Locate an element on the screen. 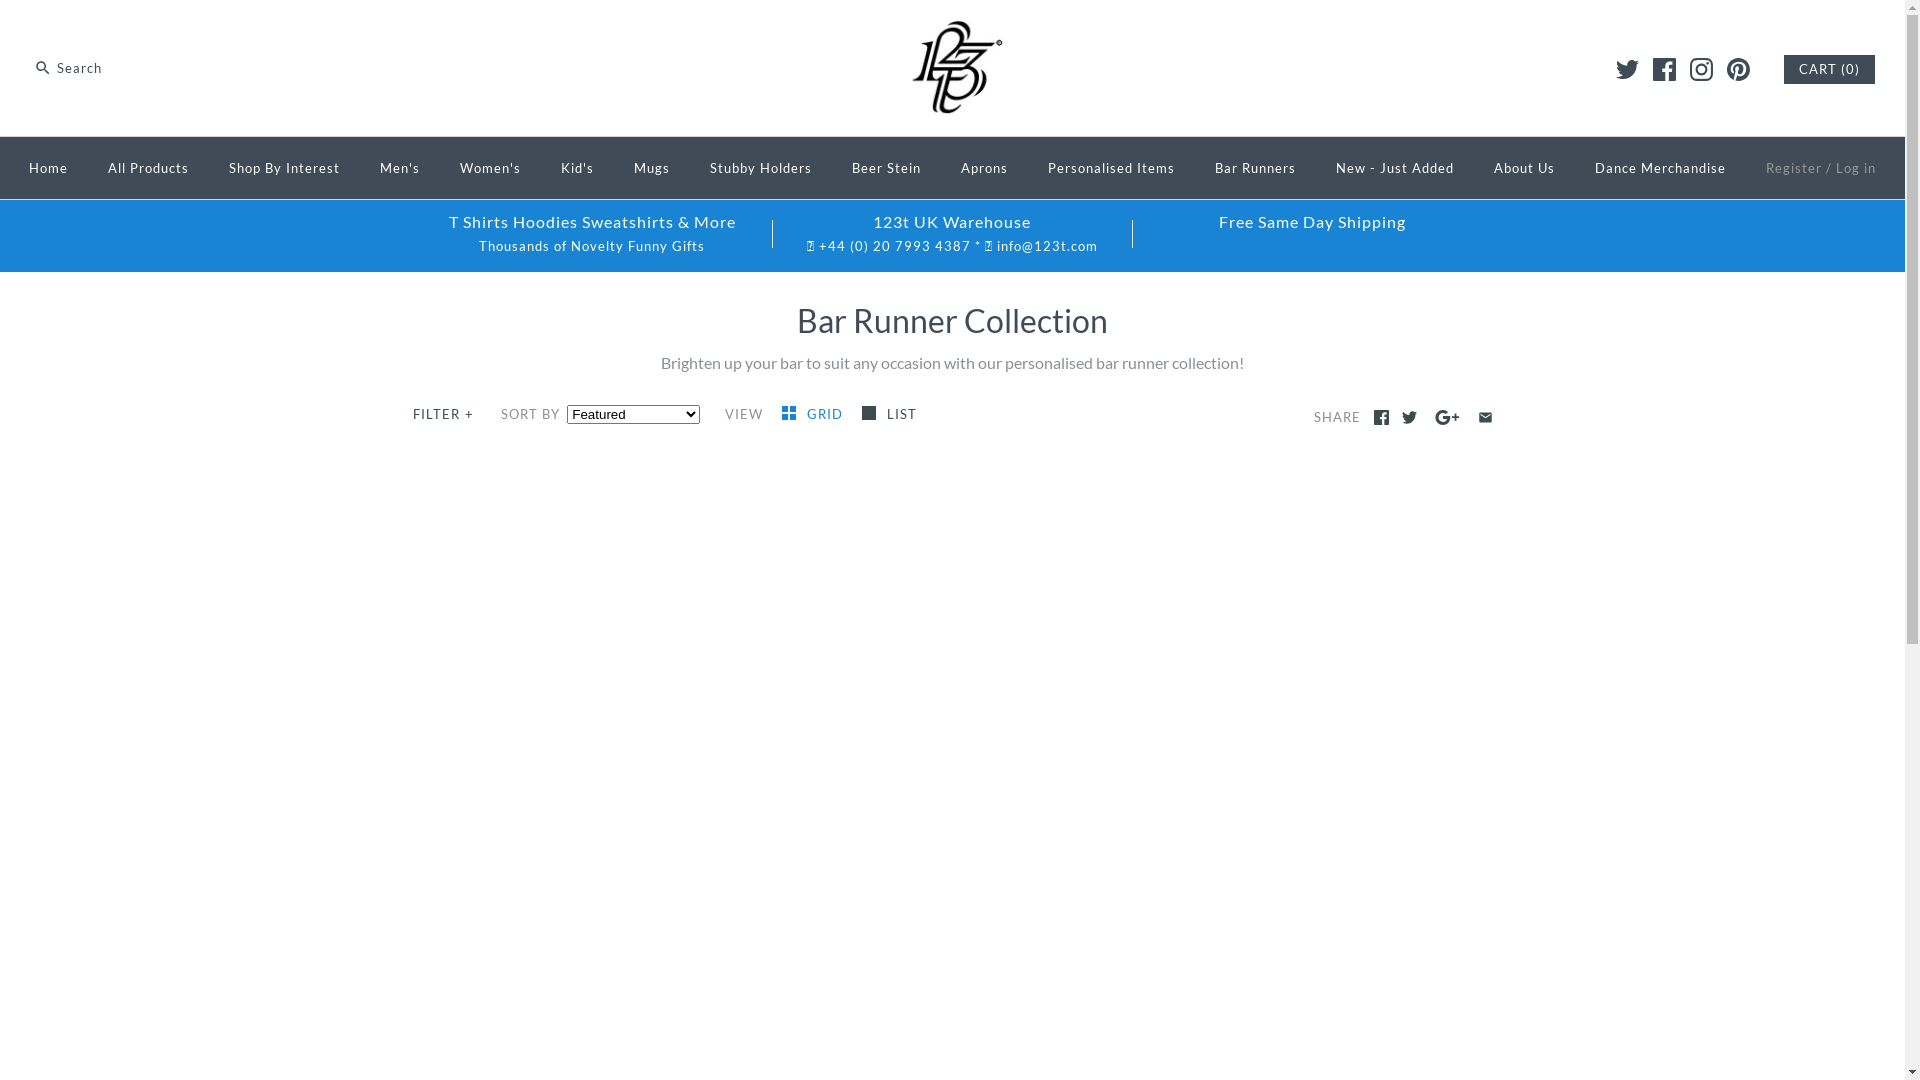  'Bar Runners' is located at coordinates (1254, 167).